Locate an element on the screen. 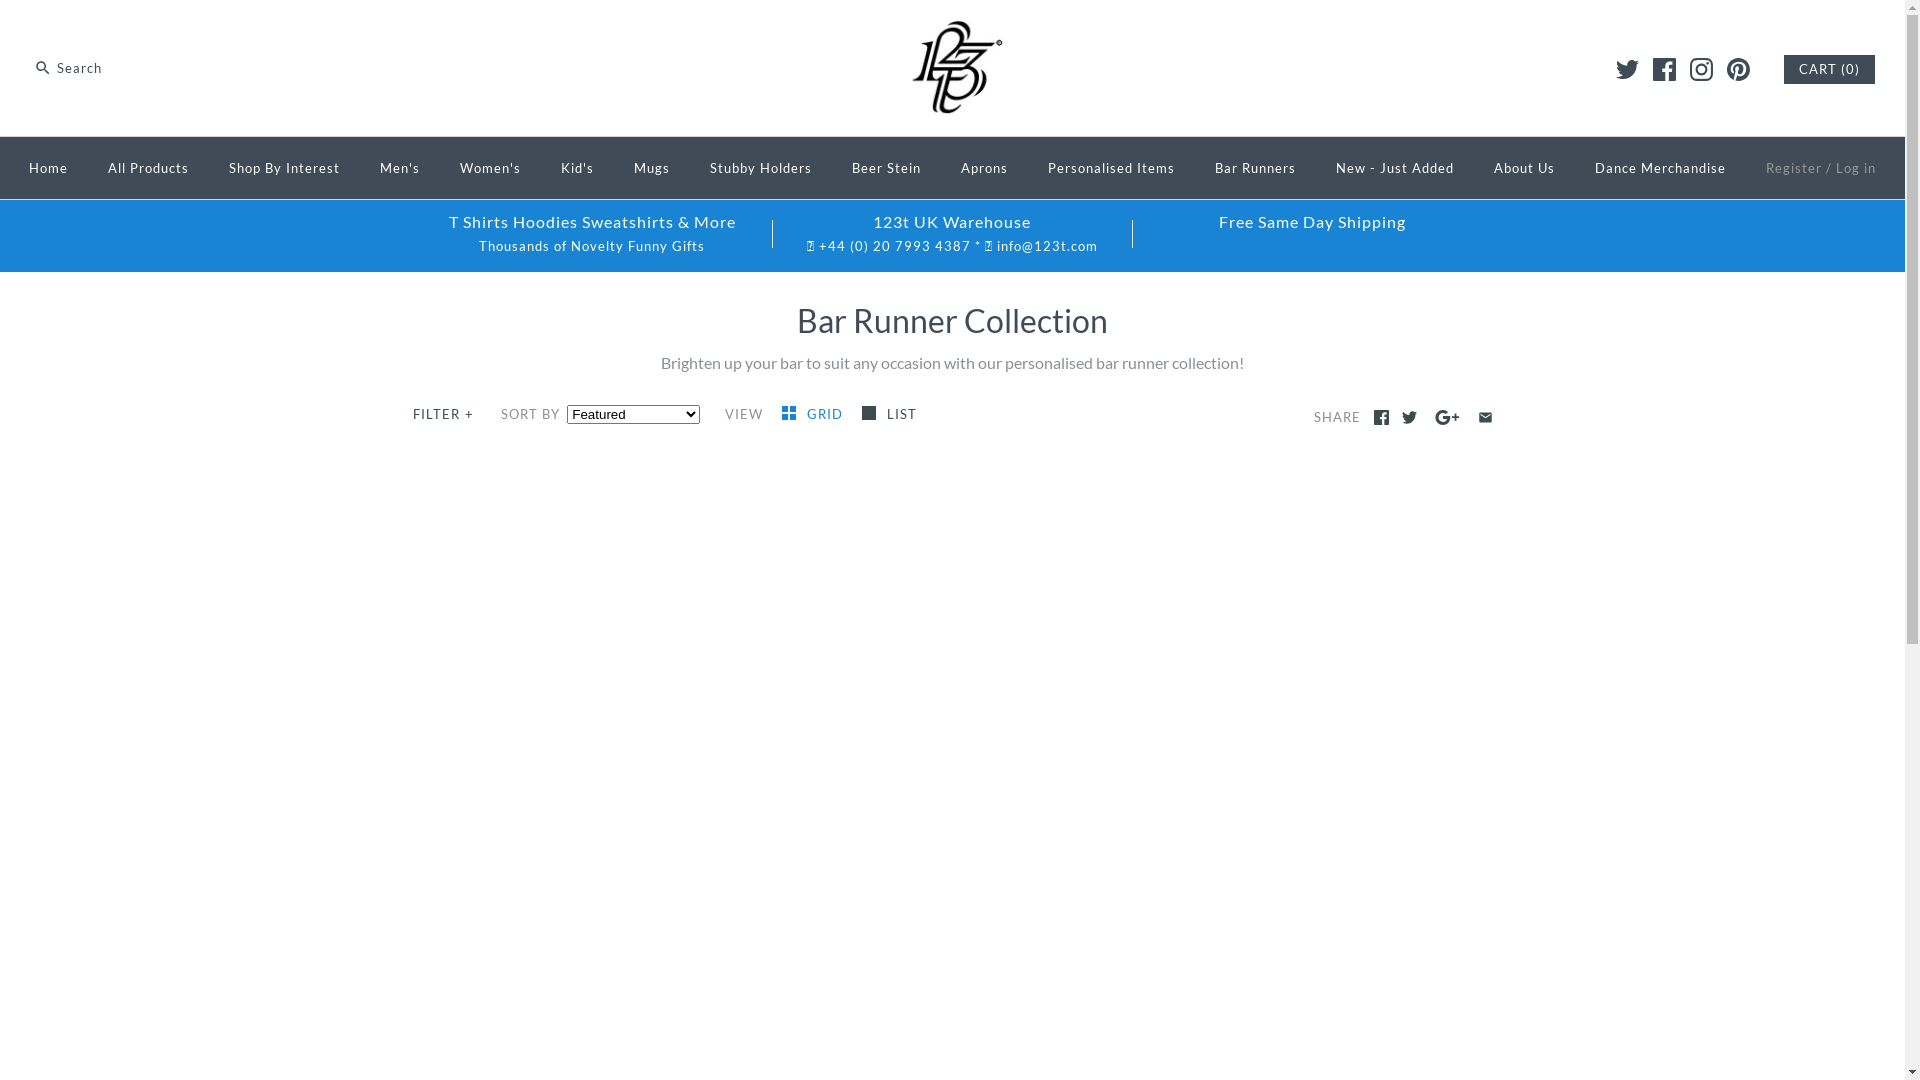  'Bar Runners' is located at coordinates (1254, 167).